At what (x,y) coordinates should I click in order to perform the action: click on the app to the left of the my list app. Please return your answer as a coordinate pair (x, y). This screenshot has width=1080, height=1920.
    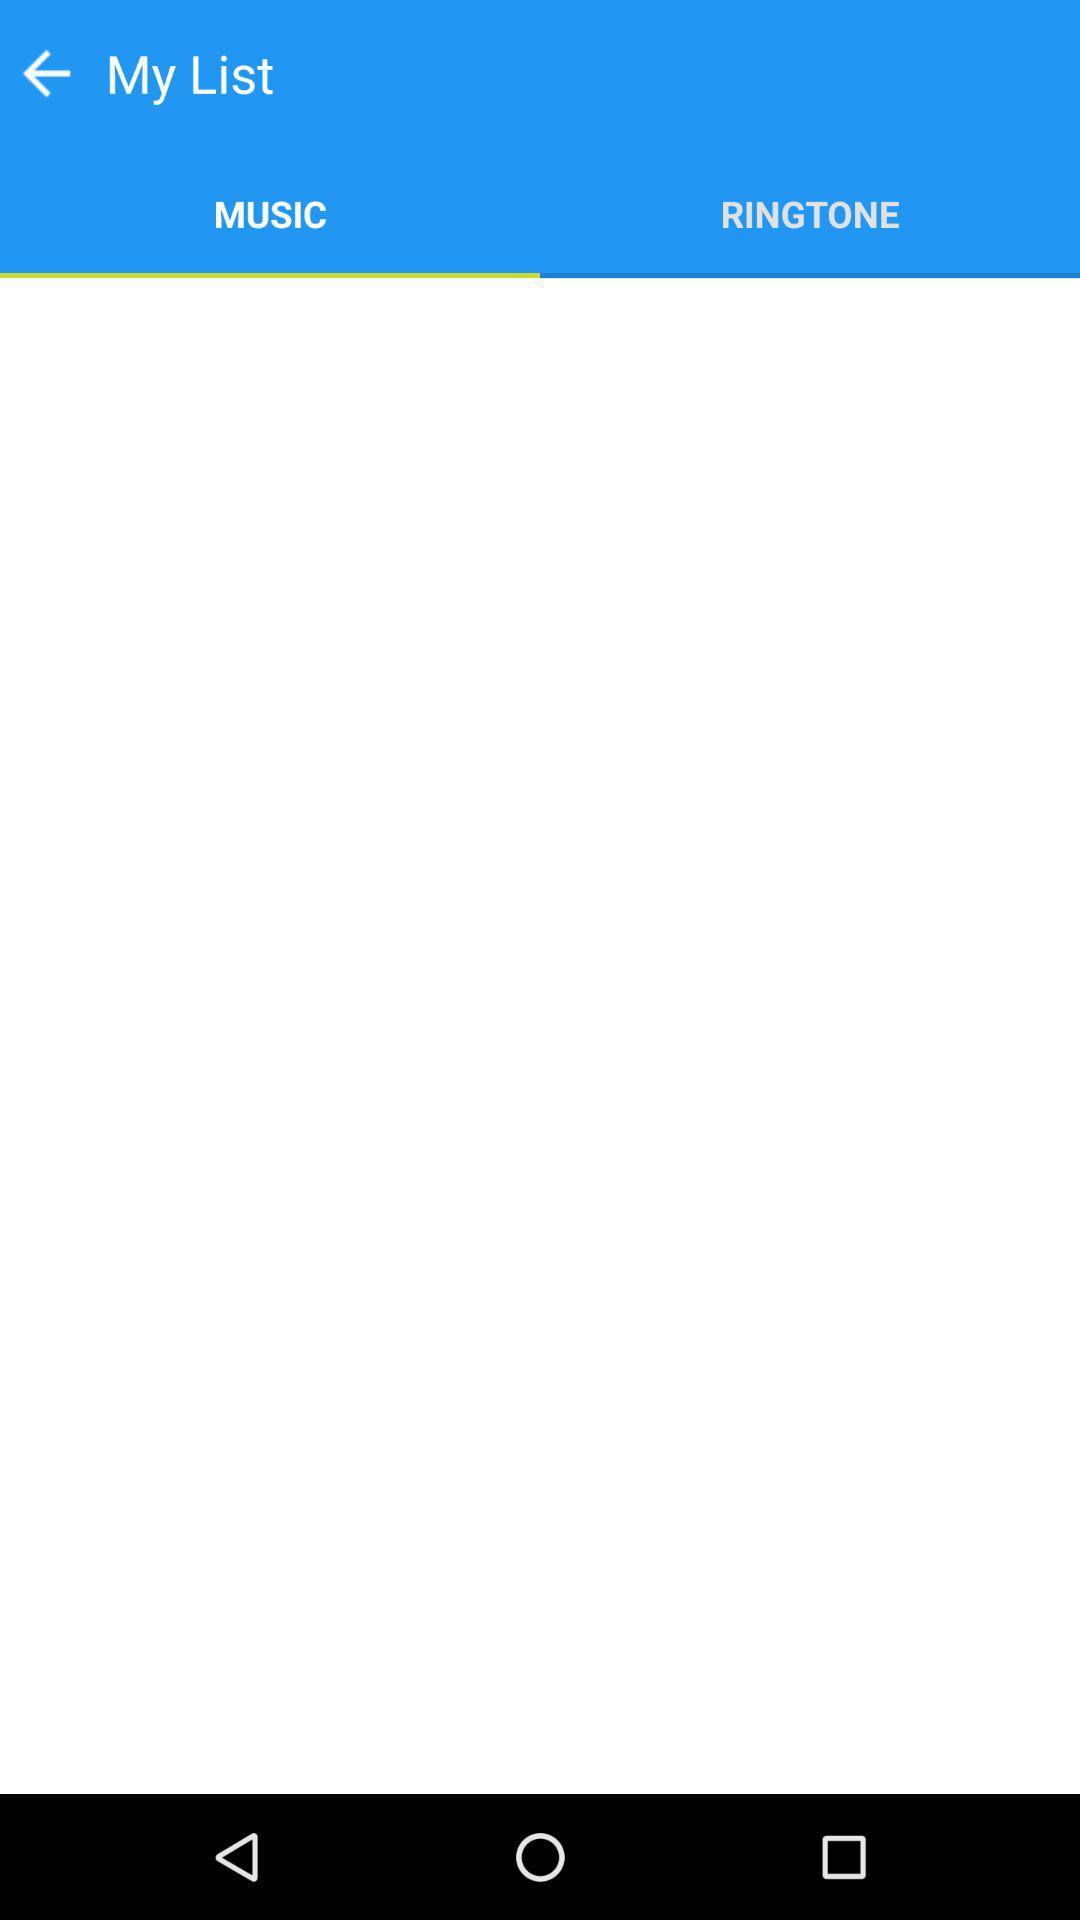
    Looking at the image, I should click on (45, 73).